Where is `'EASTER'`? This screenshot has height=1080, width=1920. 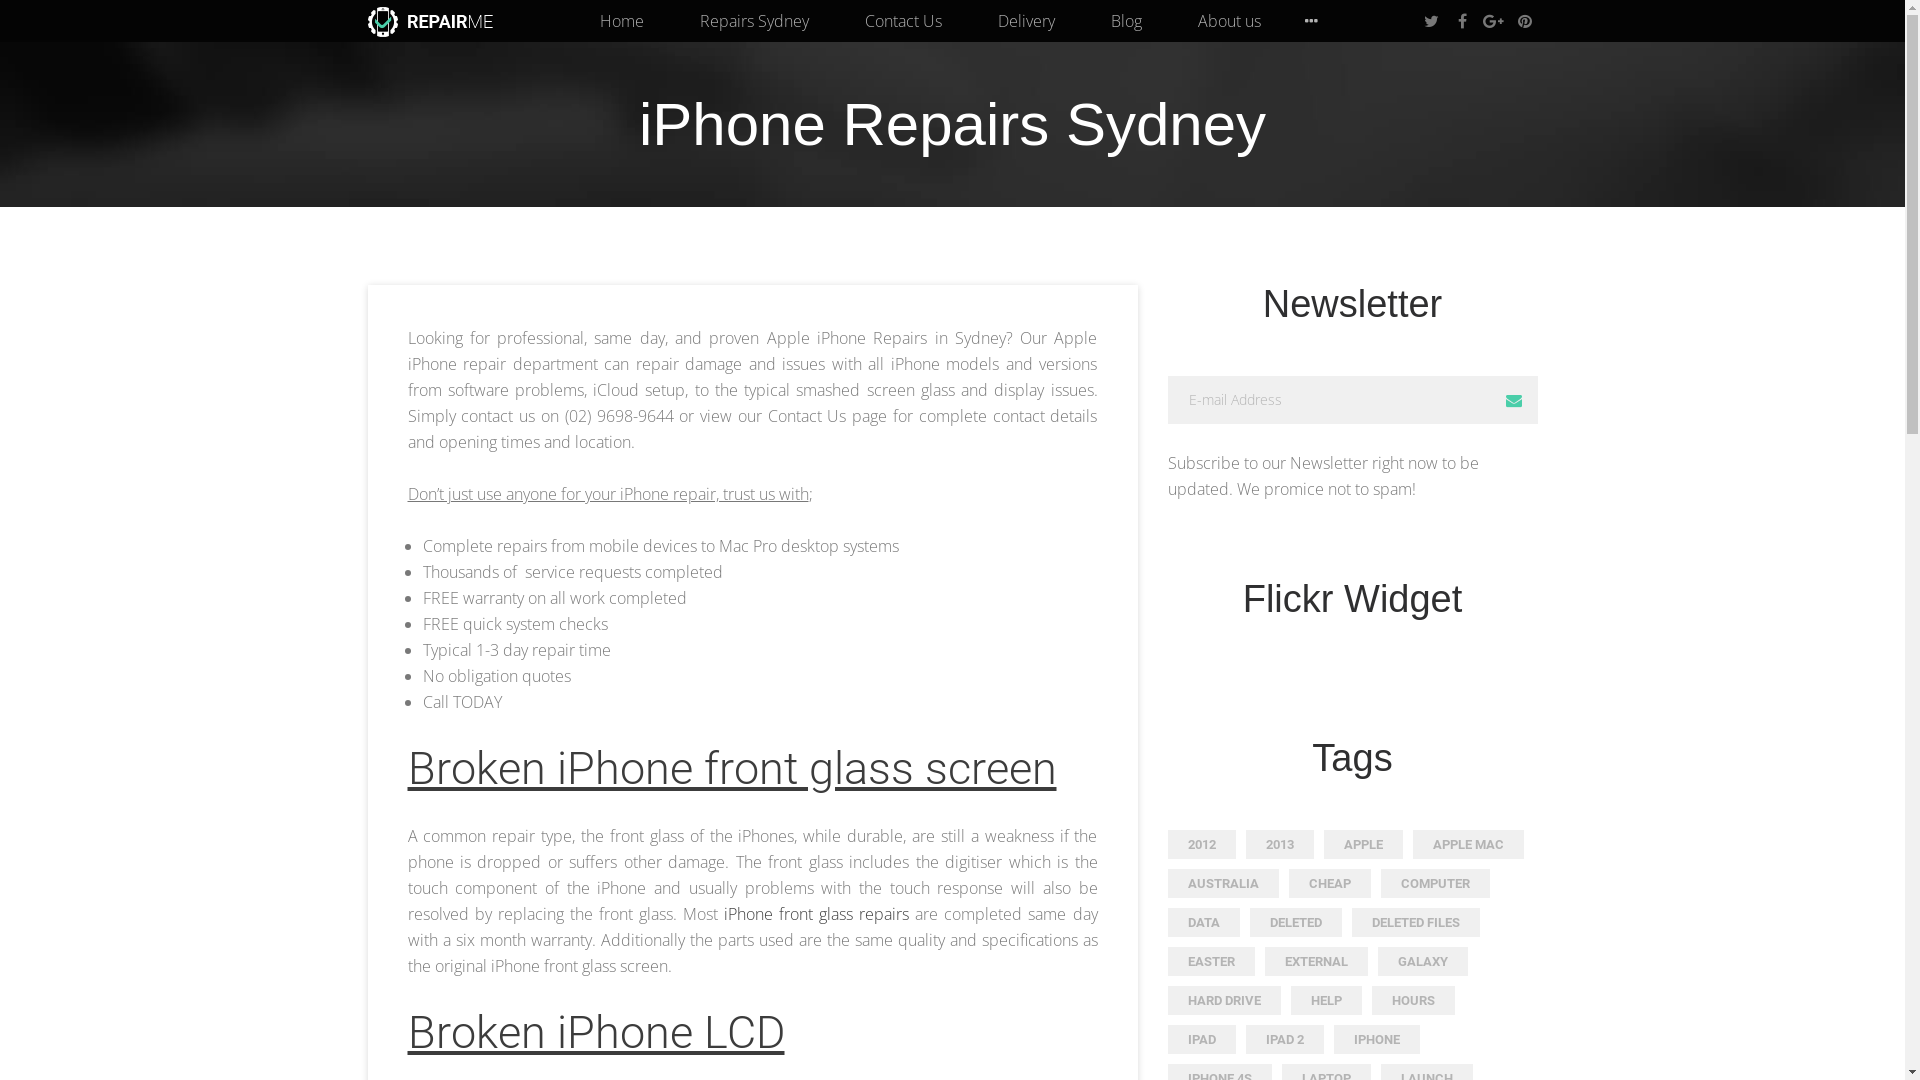
'EASTER' is located at coordinates (1210, 960).